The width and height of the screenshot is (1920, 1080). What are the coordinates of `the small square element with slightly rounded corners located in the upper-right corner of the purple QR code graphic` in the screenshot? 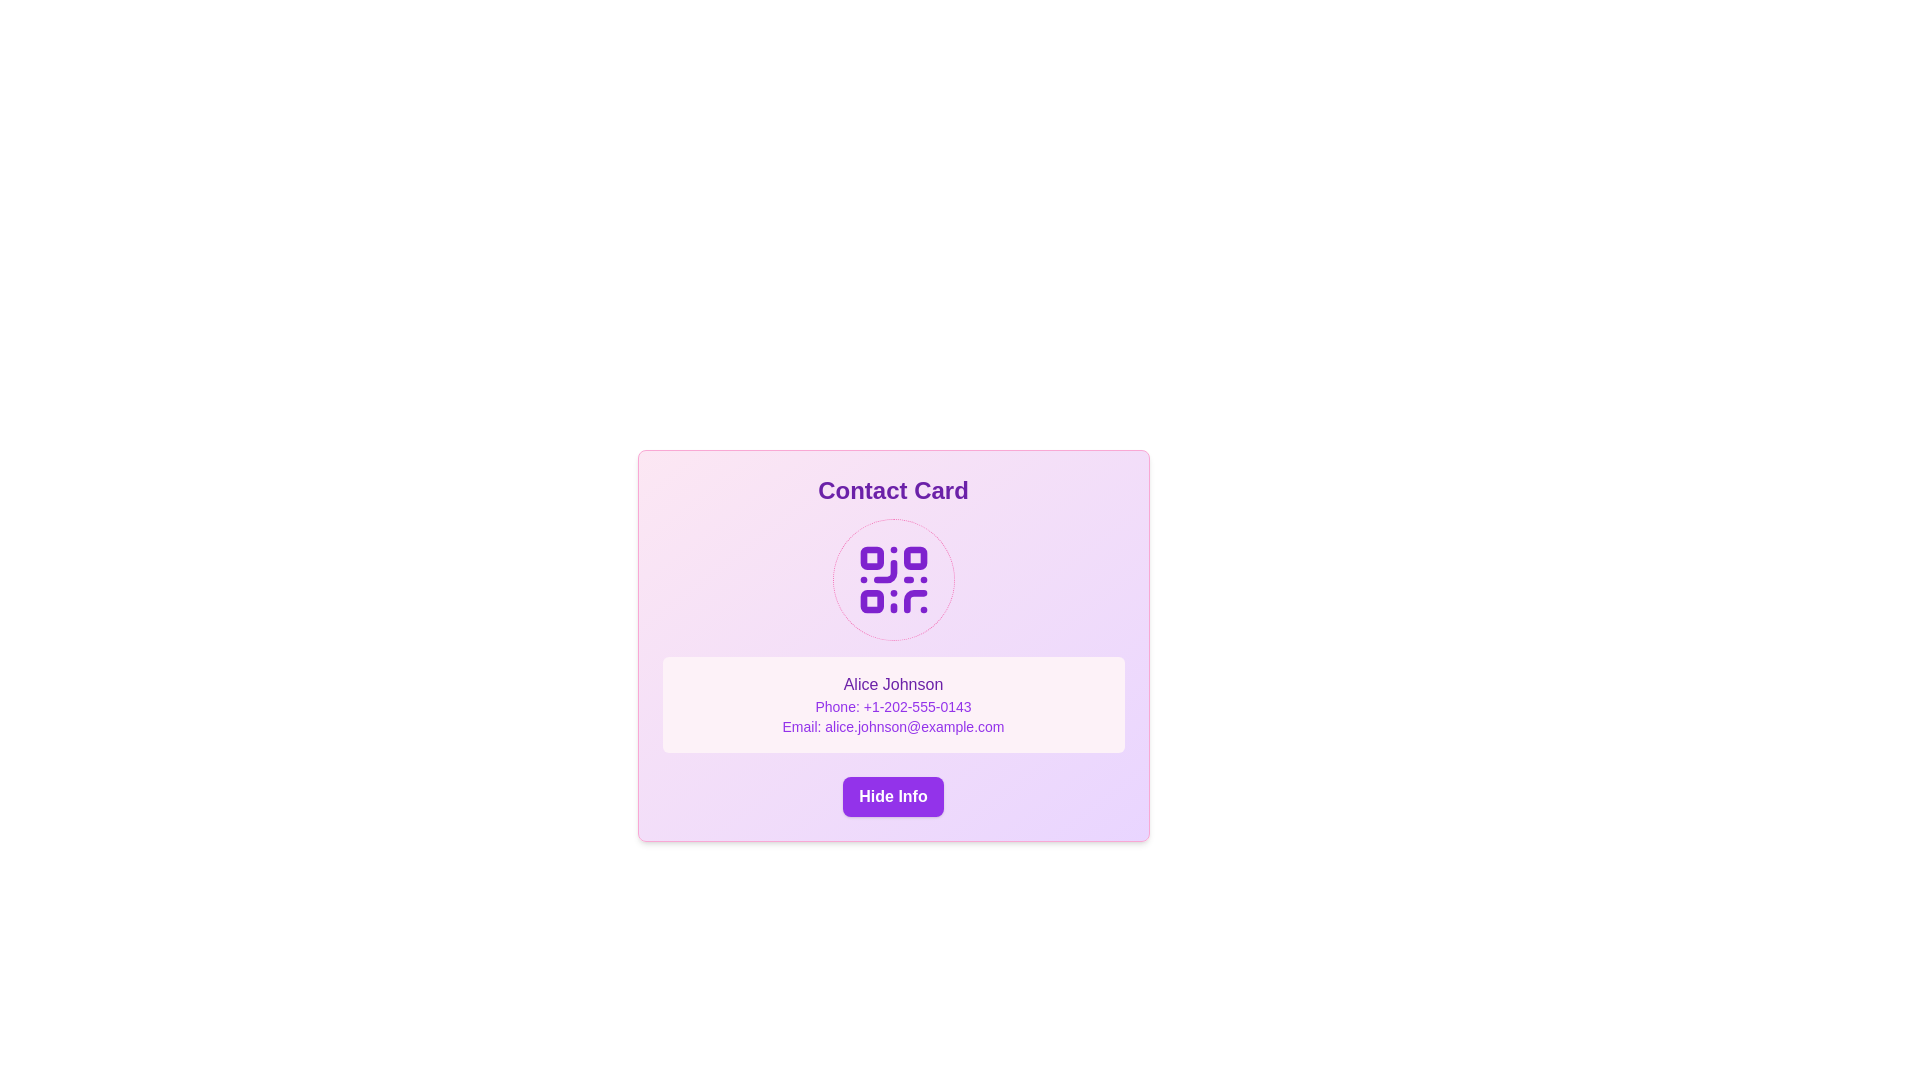 It's located at (914, 558).